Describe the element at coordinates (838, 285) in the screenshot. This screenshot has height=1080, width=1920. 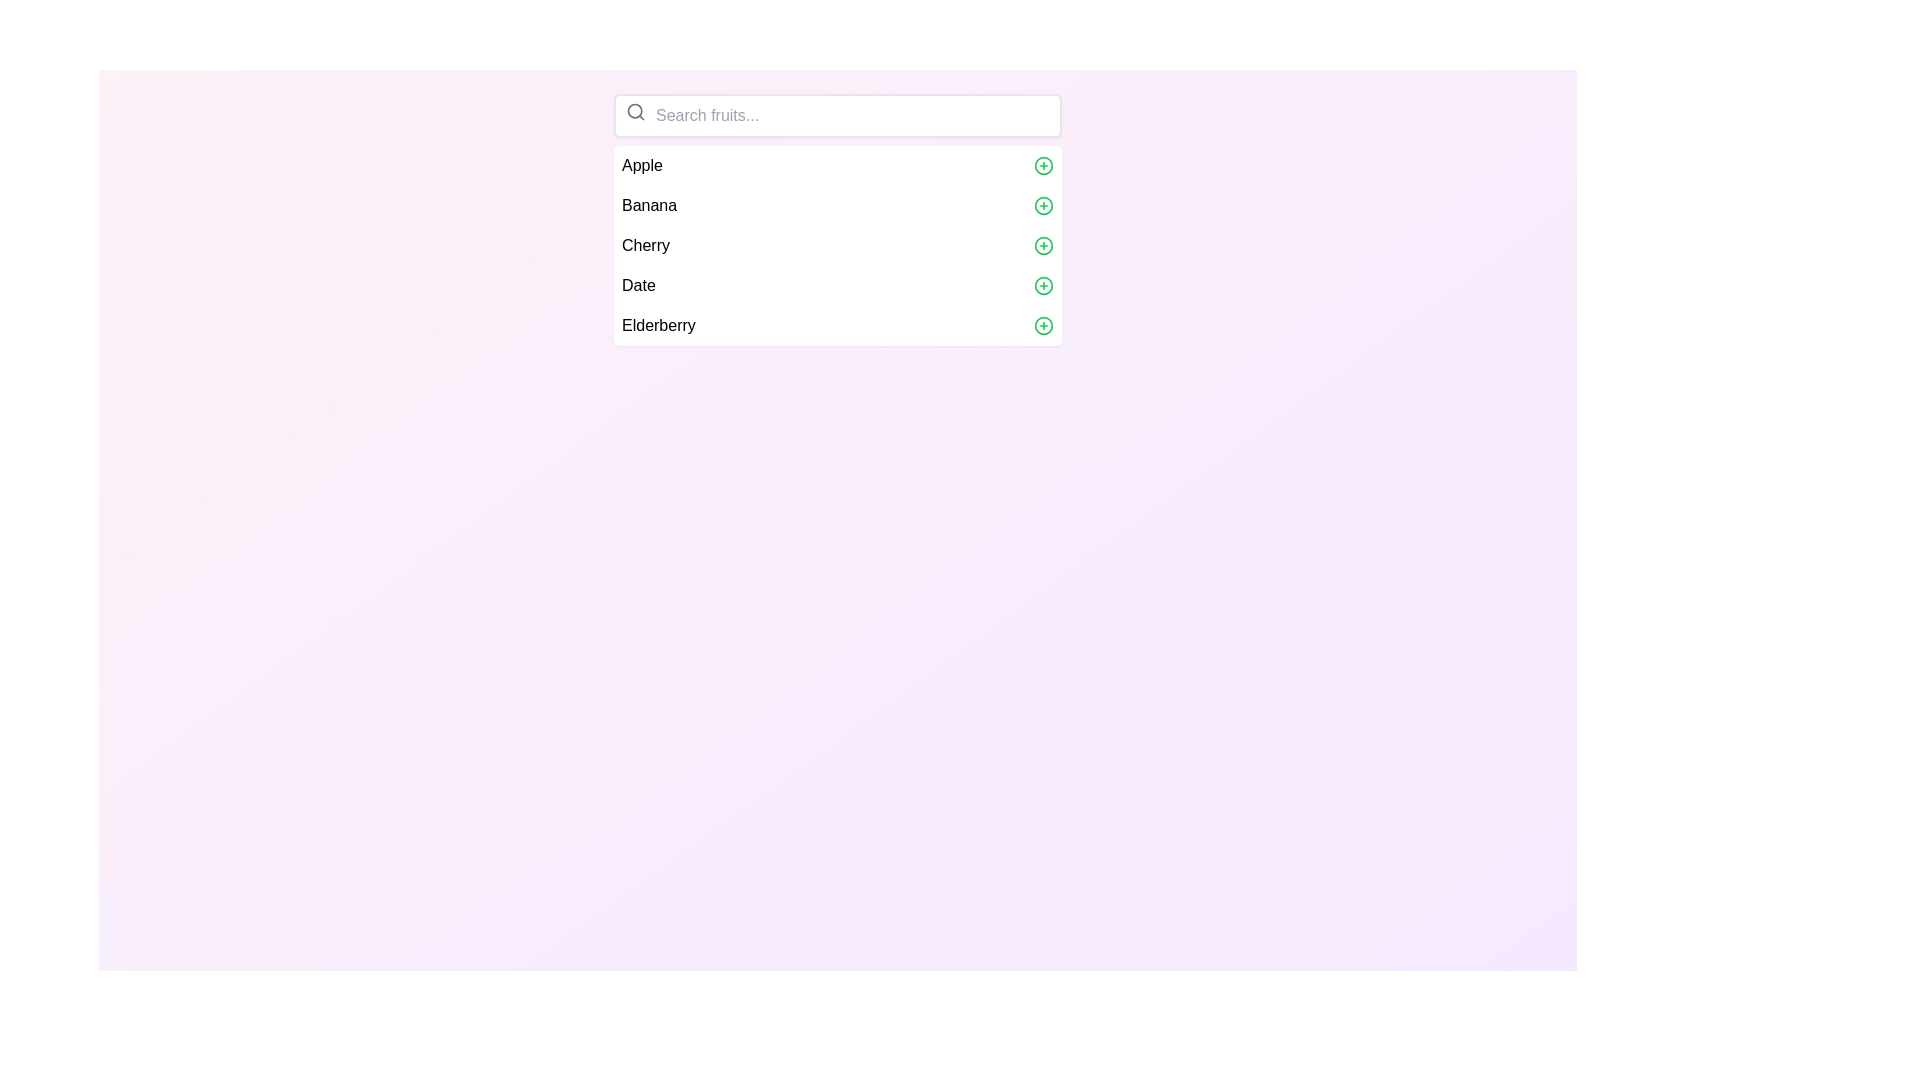
I see `the text of the 'Date' option in the vertically stacked list, which is the fourth item between 'Cherry' and 'Elderberry'` at that location.